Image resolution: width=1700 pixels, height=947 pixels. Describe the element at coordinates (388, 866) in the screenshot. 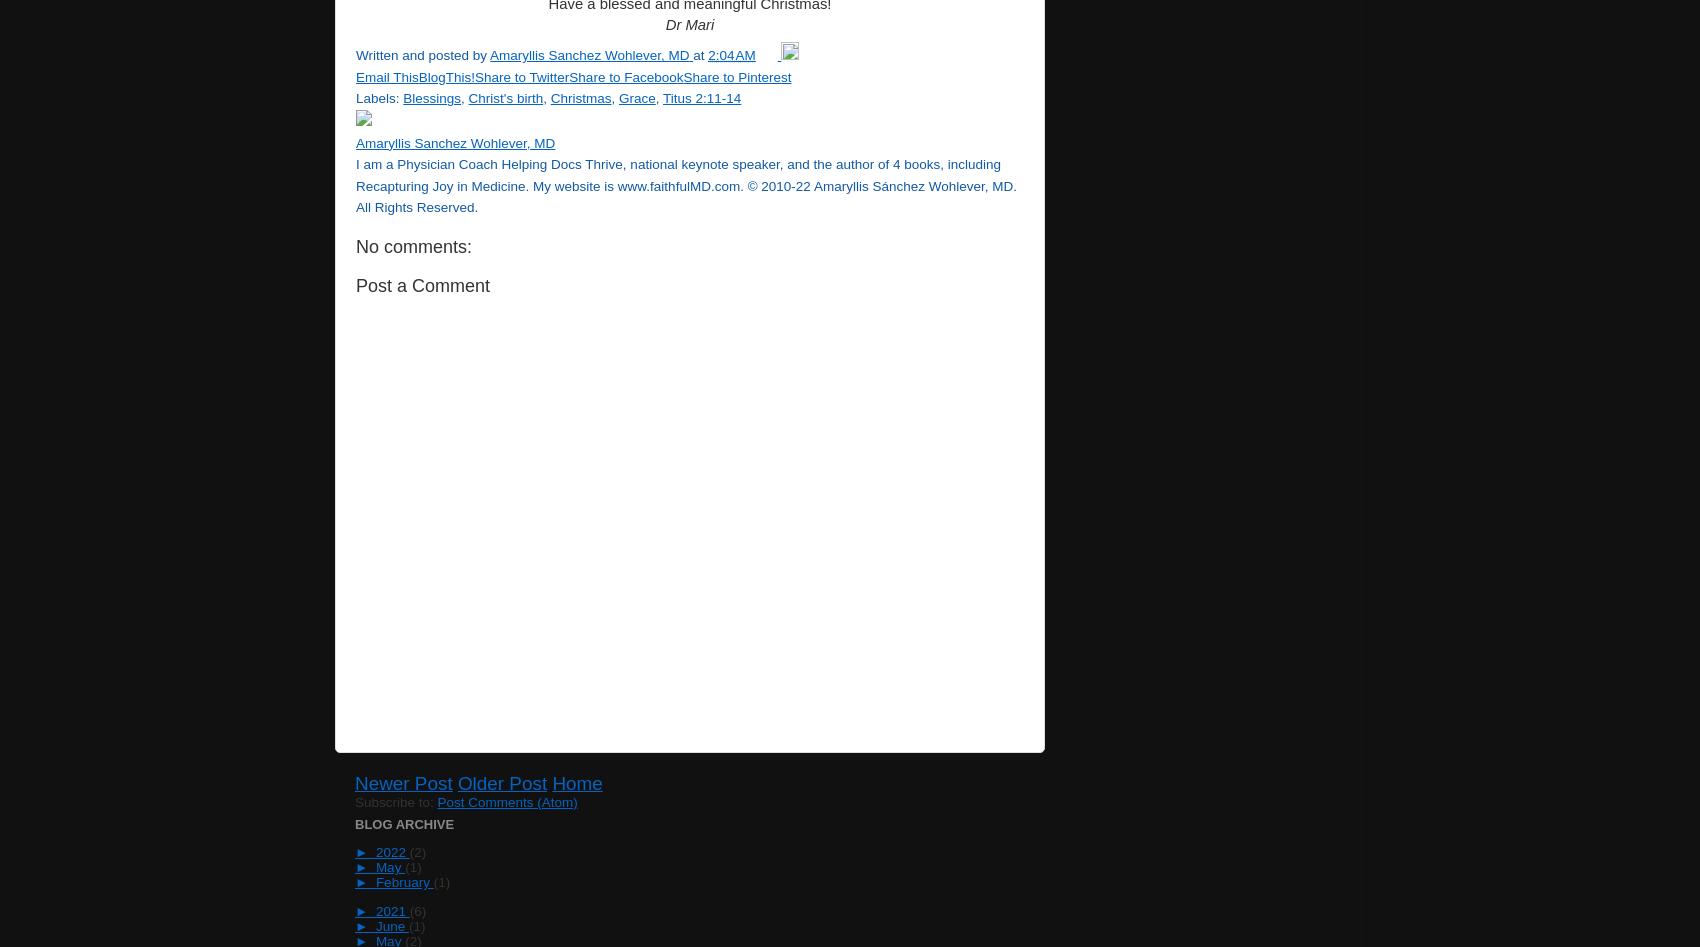

I see `'May'` at that location.